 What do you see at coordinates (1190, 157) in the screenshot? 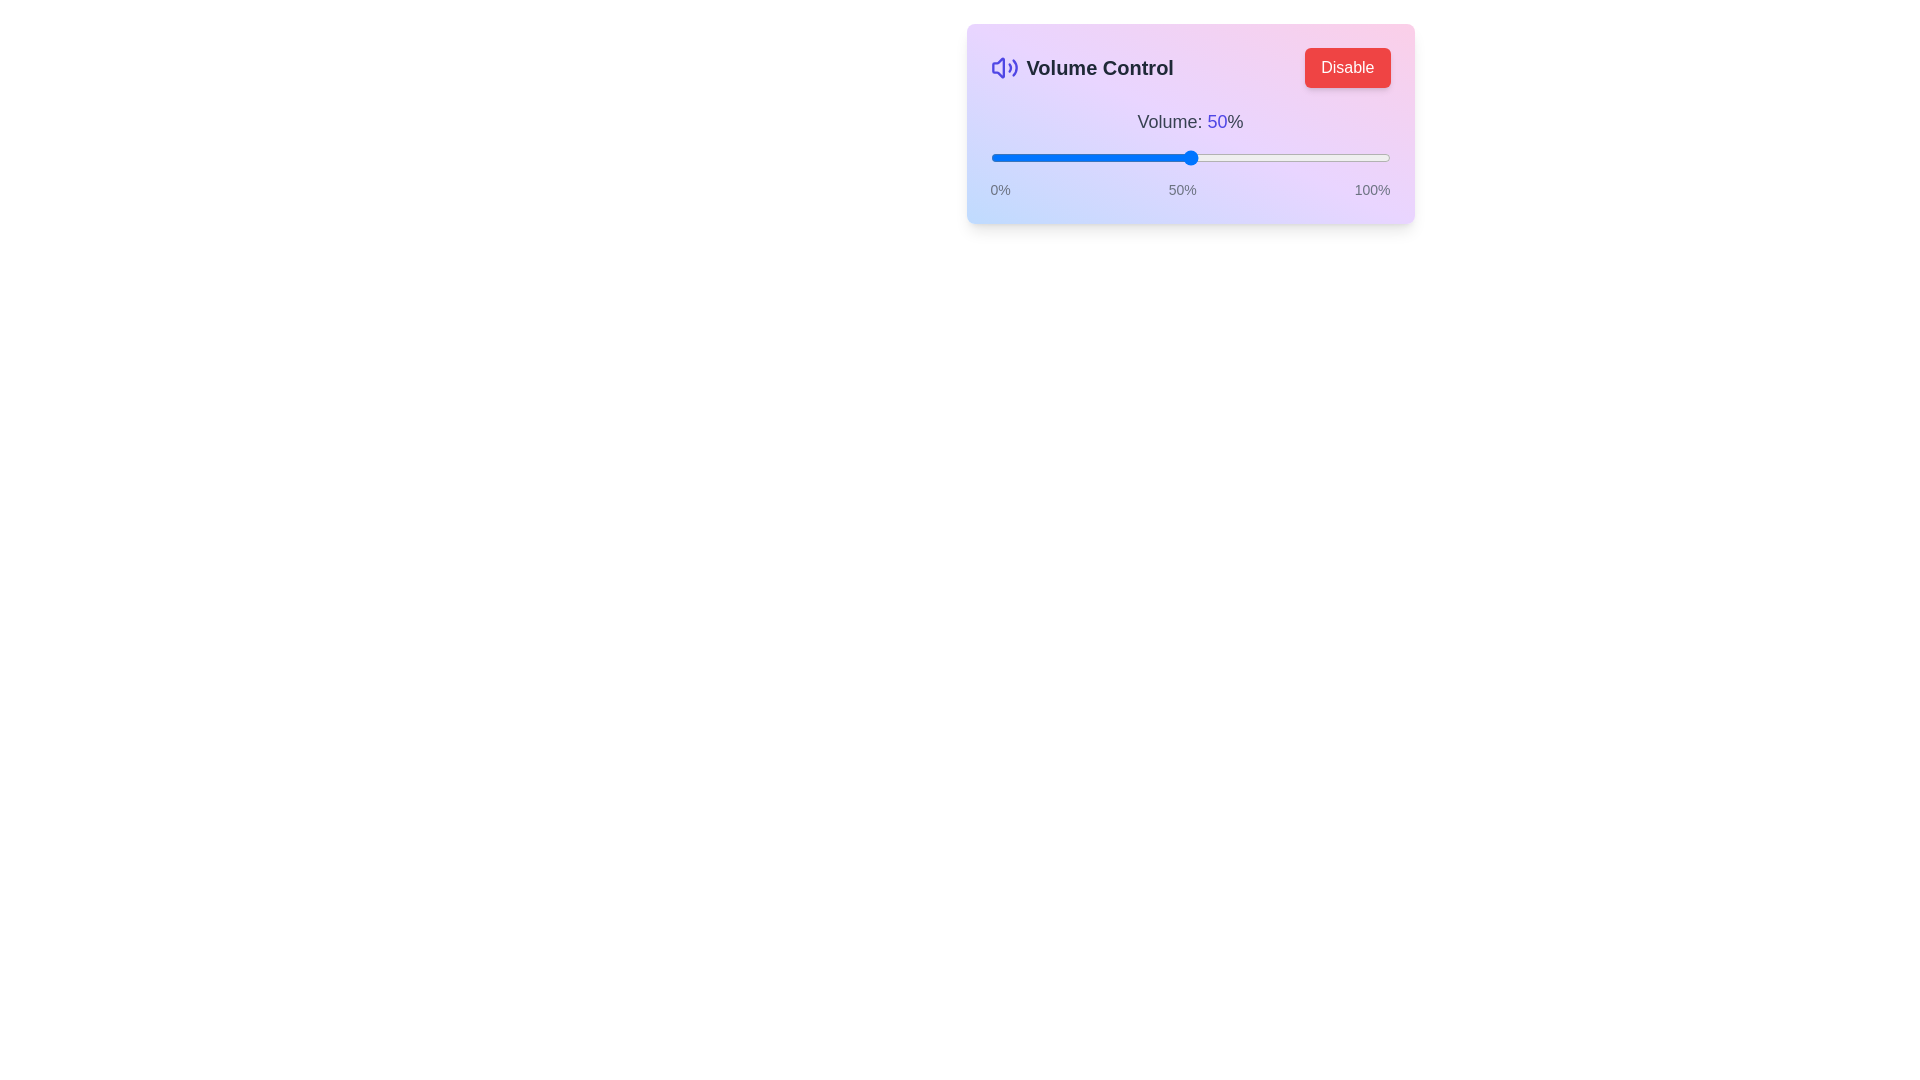
I see `the thumb handle of the volume control slider located centrally below the label 'Volume: 50%'` at bounding box center [1190, 157].